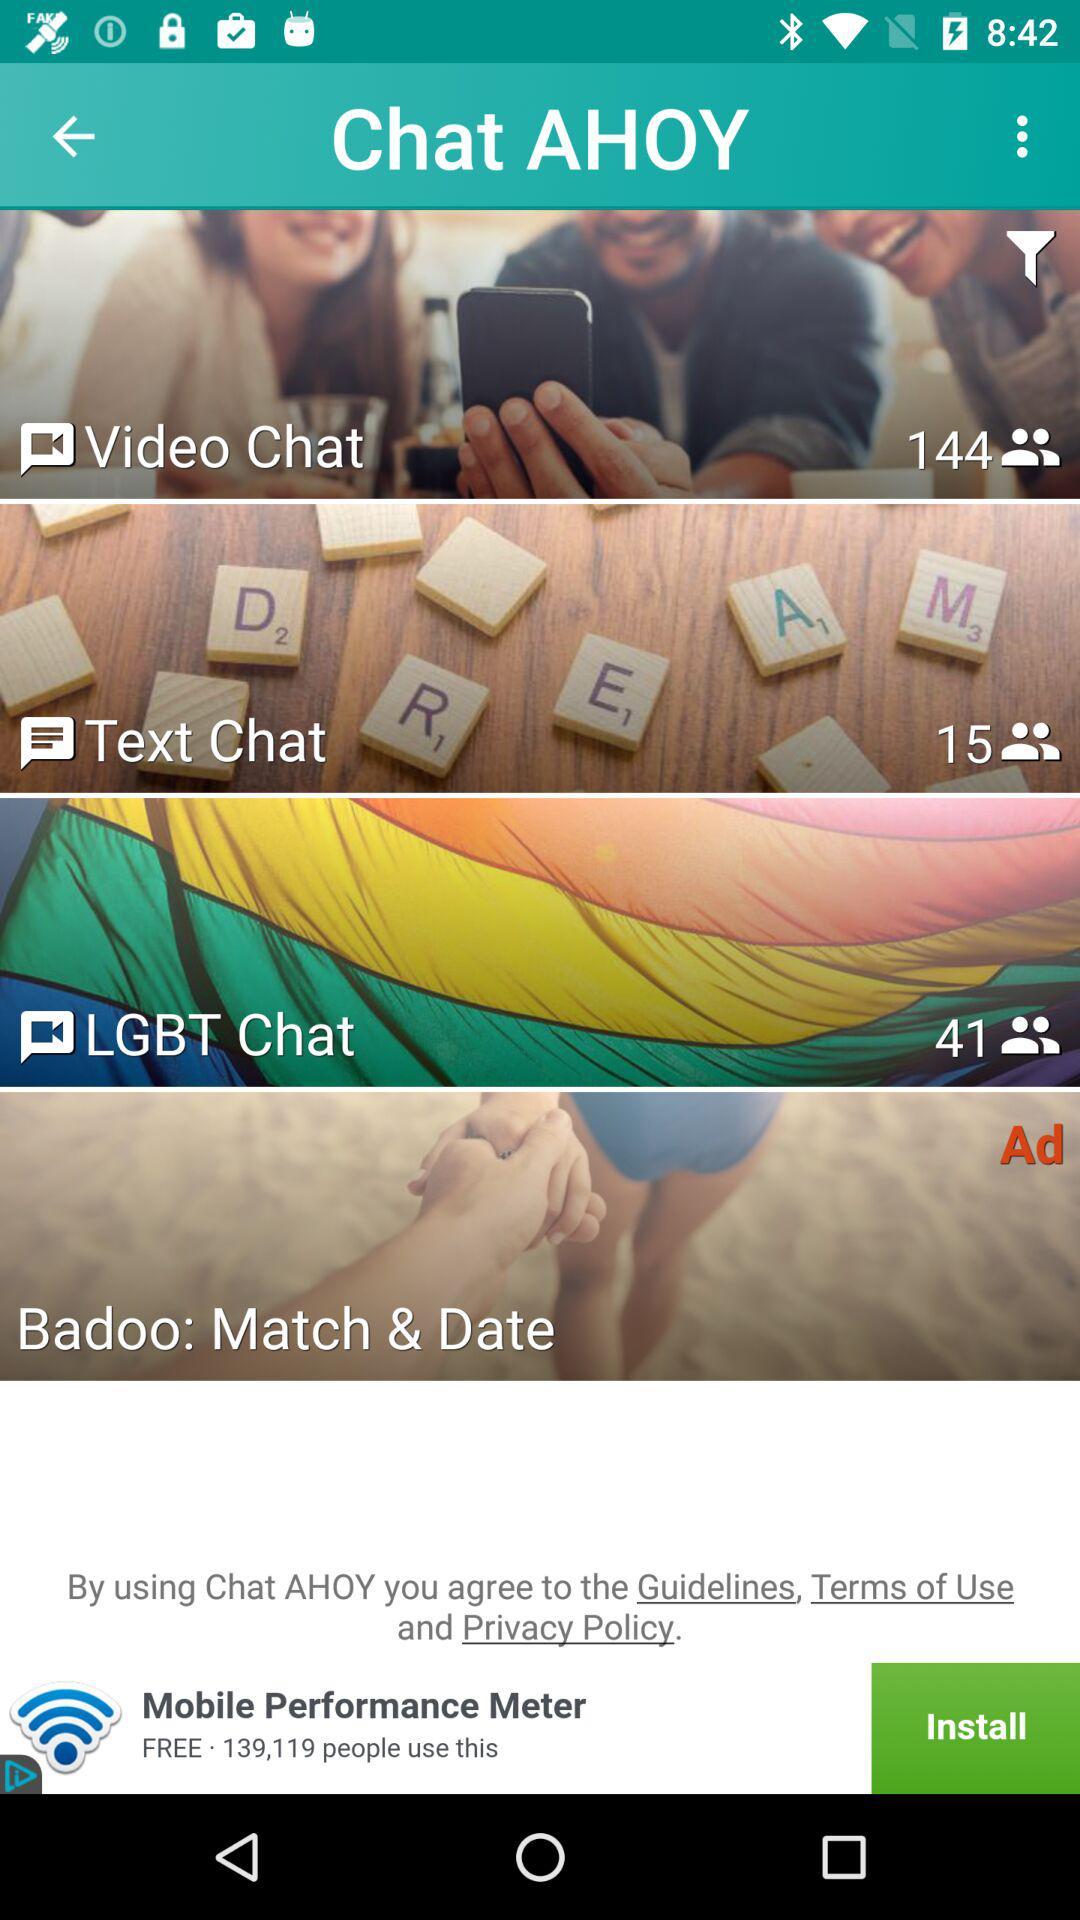  I want to click on the icon to the left of 153 item, so click(224, 443).